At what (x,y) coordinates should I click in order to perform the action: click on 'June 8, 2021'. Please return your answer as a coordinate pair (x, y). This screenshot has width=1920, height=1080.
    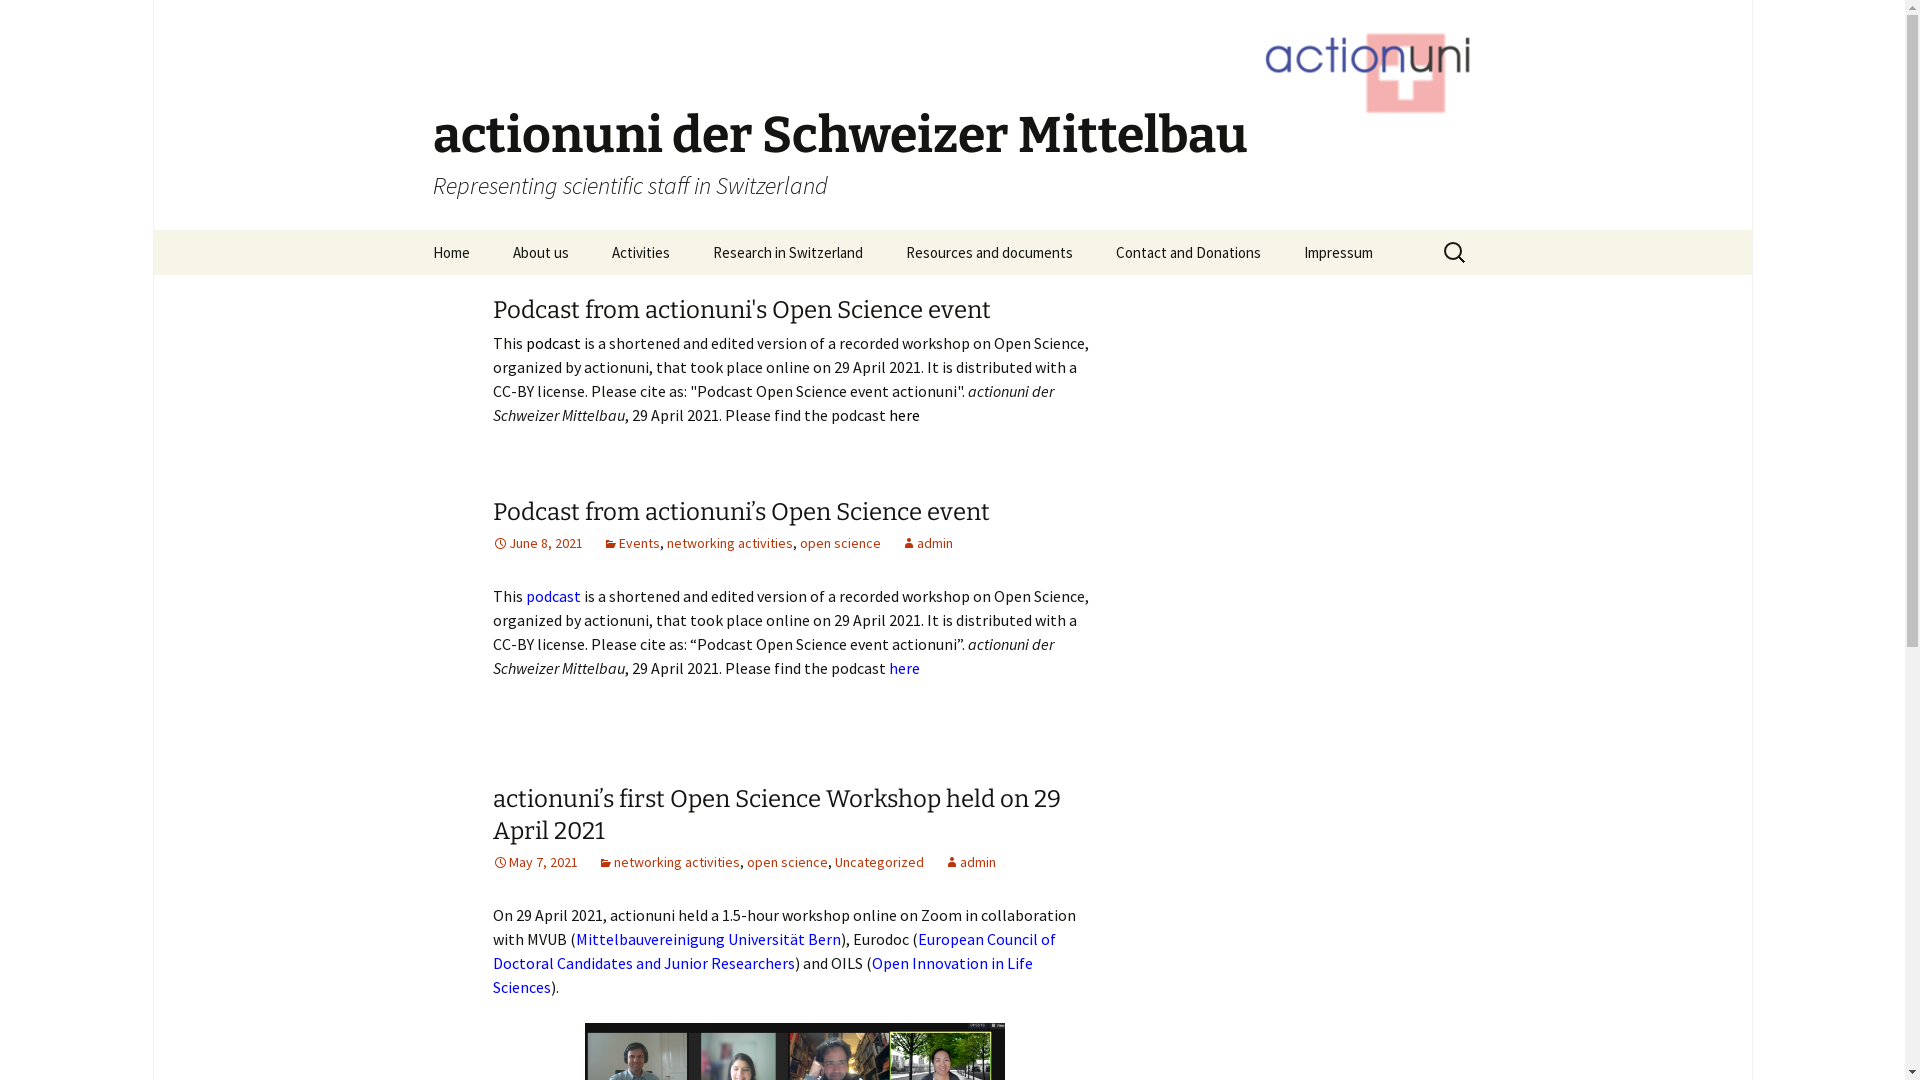
    Looking at the image, I should click on (491, 543).